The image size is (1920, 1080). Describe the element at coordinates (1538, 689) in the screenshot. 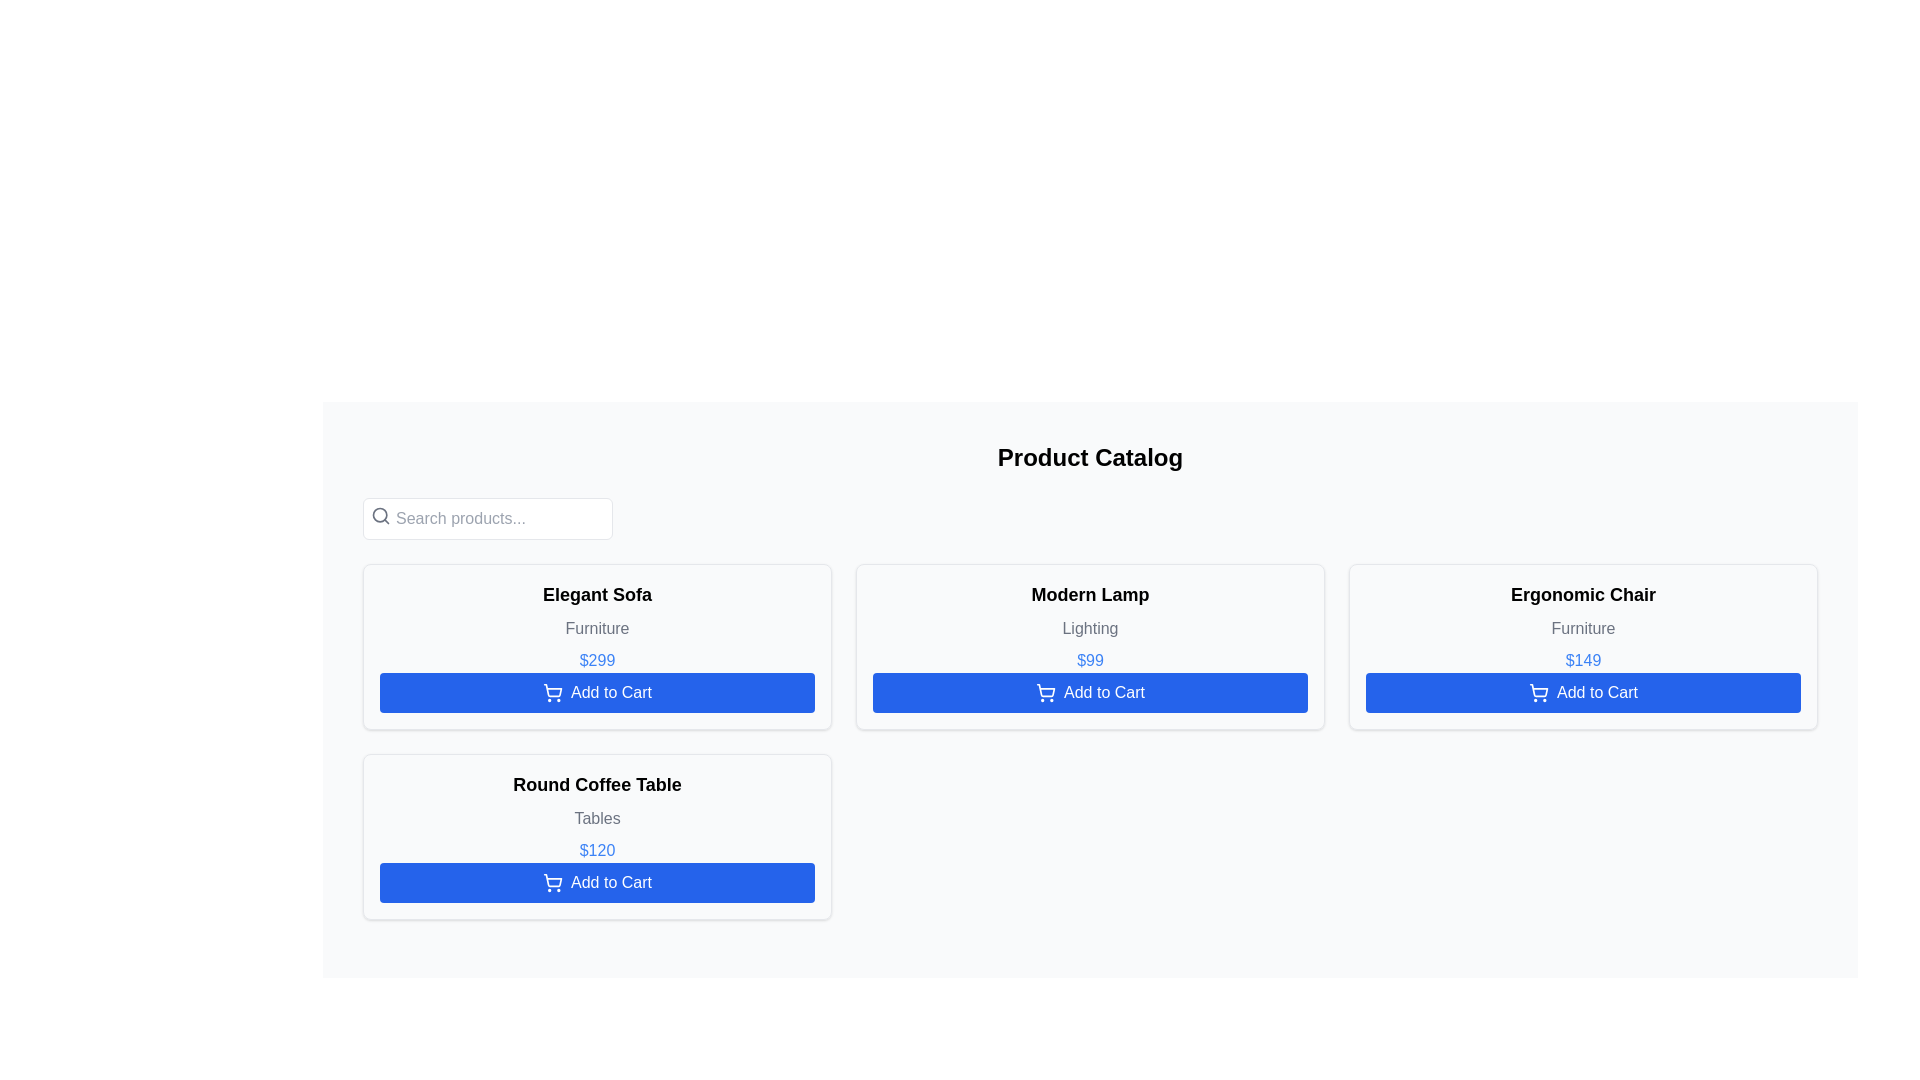

I see `the icon that visually represents adding a product to the cart, located to the left of the 'Add to Cart' text within the blue button of the 'Ergonomic Chair' product card` at that location.